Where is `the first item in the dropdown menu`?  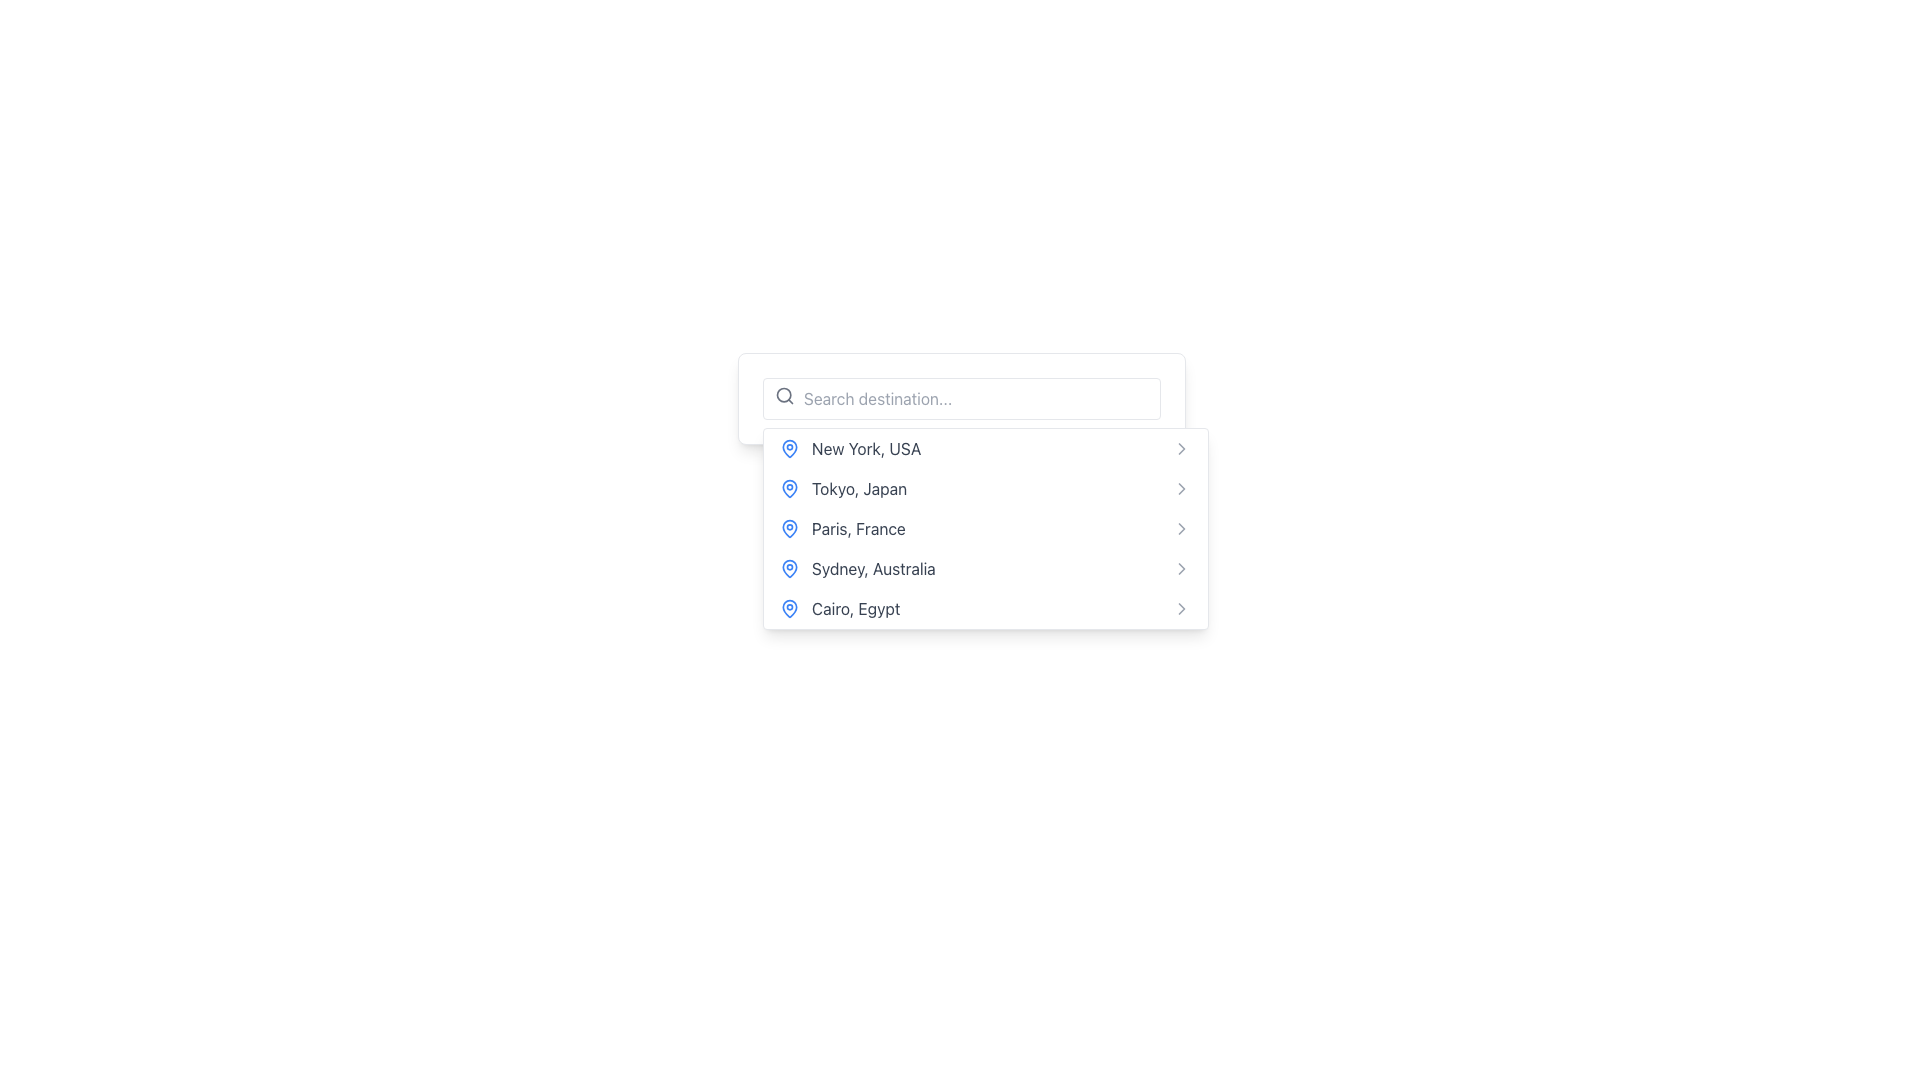
the first item in the dropdown menu is located at coordinates (985, 447).